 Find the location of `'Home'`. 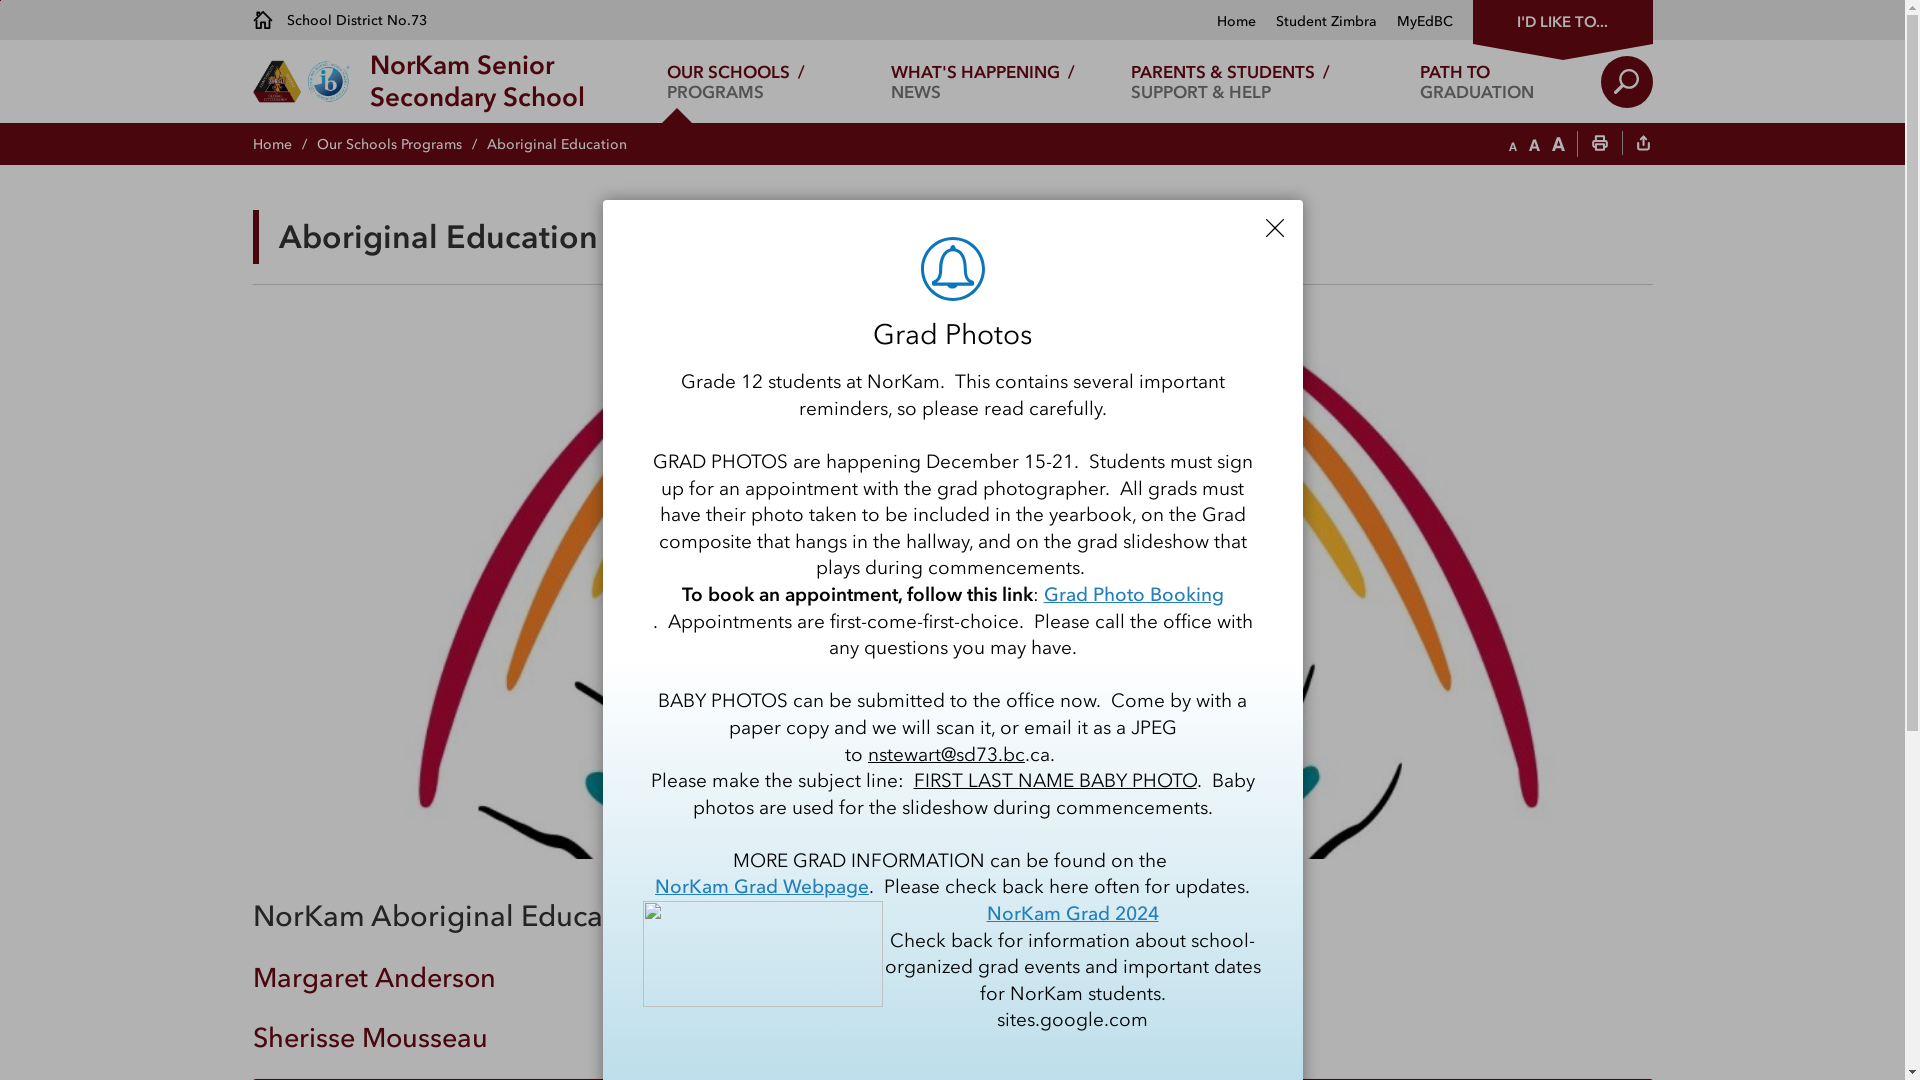

'Home' is located at coordinates (282, 143).